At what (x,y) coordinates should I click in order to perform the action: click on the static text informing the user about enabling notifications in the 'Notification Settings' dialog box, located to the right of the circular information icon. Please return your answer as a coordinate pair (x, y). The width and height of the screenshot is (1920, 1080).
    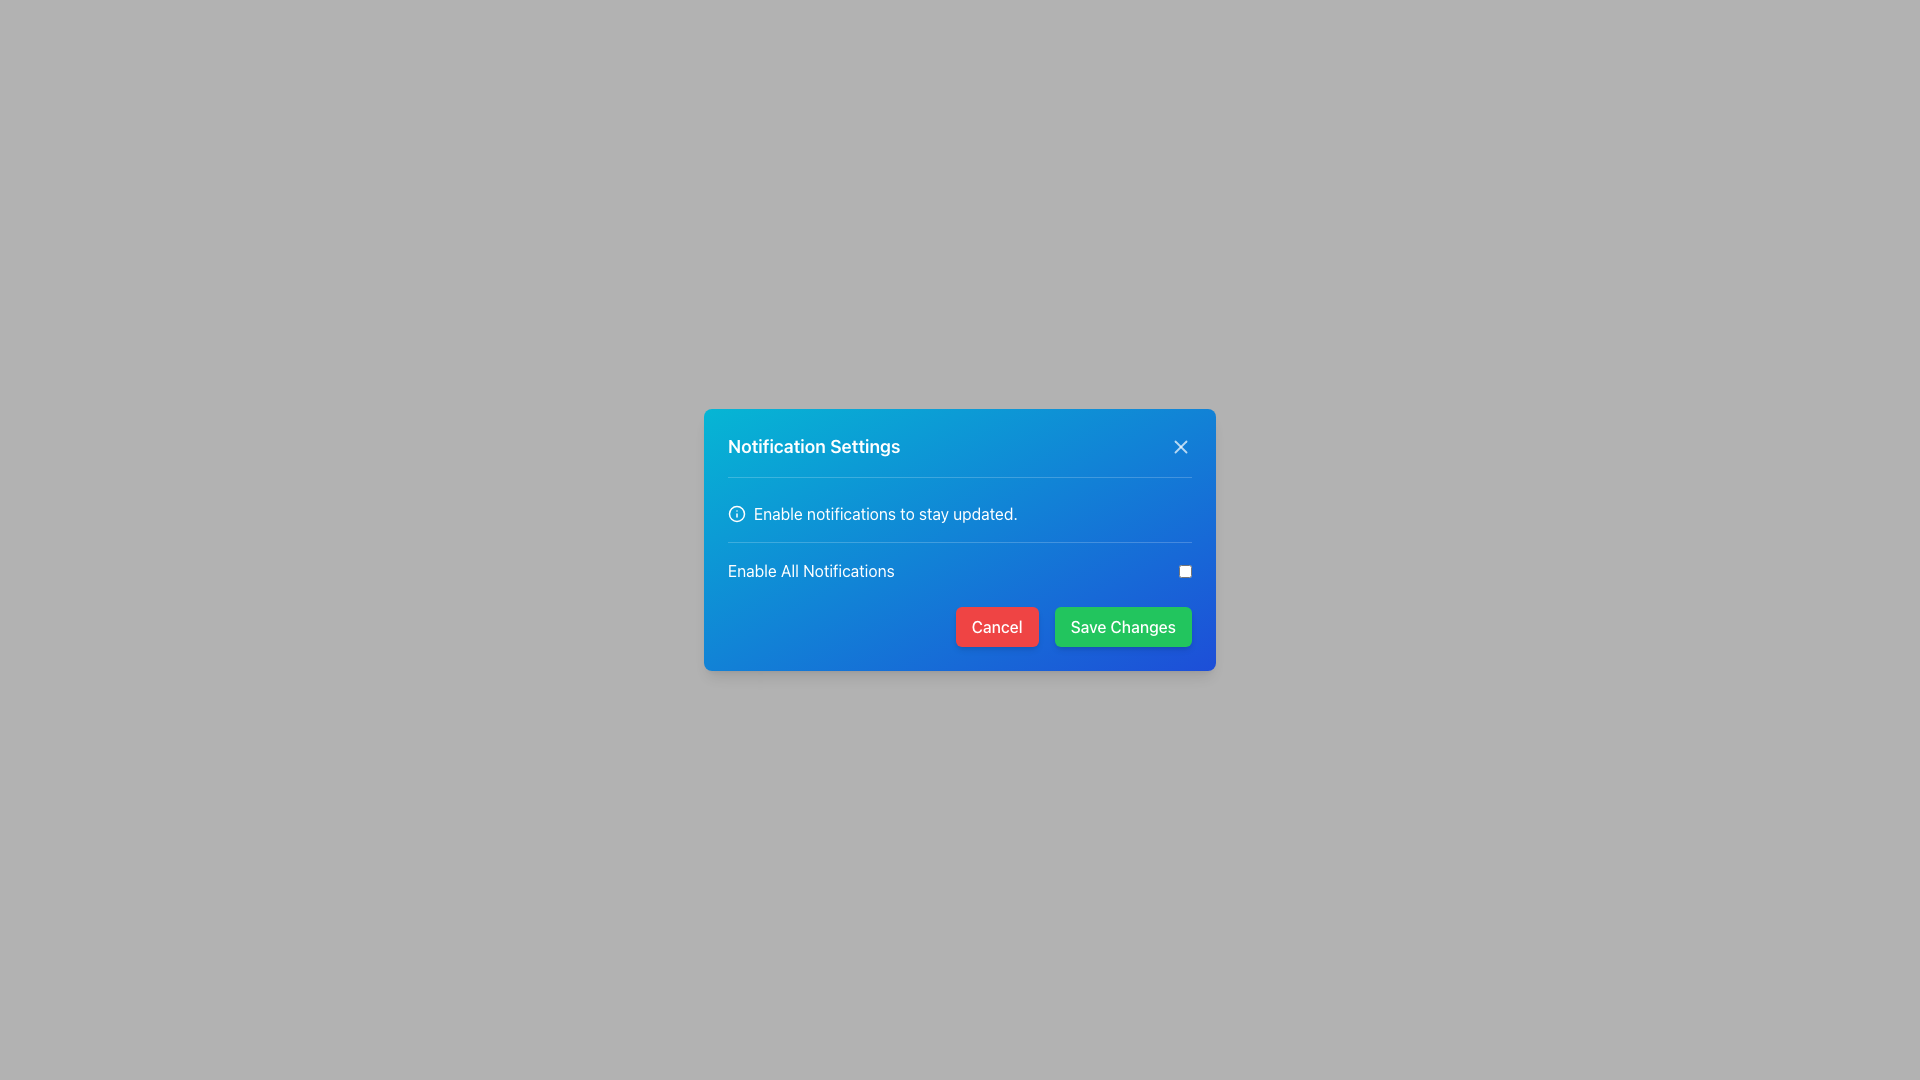
    Looking at the image, I should click on (884, 512).